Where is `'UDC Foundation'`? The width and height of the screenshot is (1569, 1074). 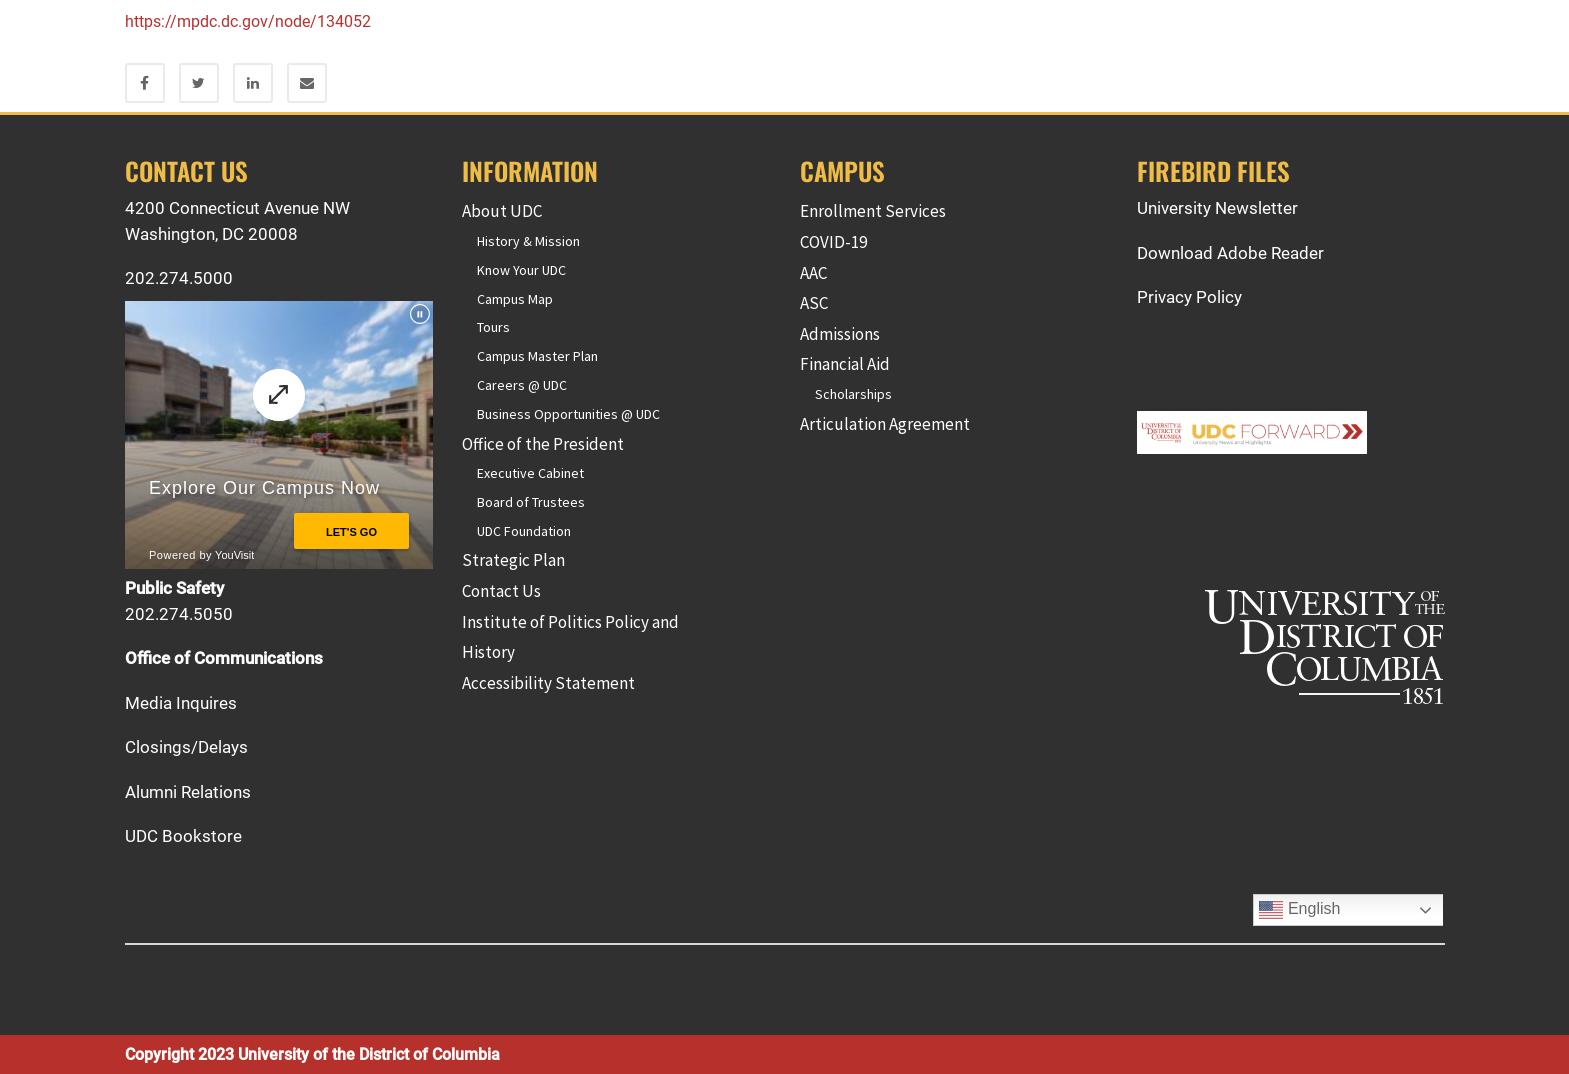
'UDC Foundation' is located at coordinates (475, 530).